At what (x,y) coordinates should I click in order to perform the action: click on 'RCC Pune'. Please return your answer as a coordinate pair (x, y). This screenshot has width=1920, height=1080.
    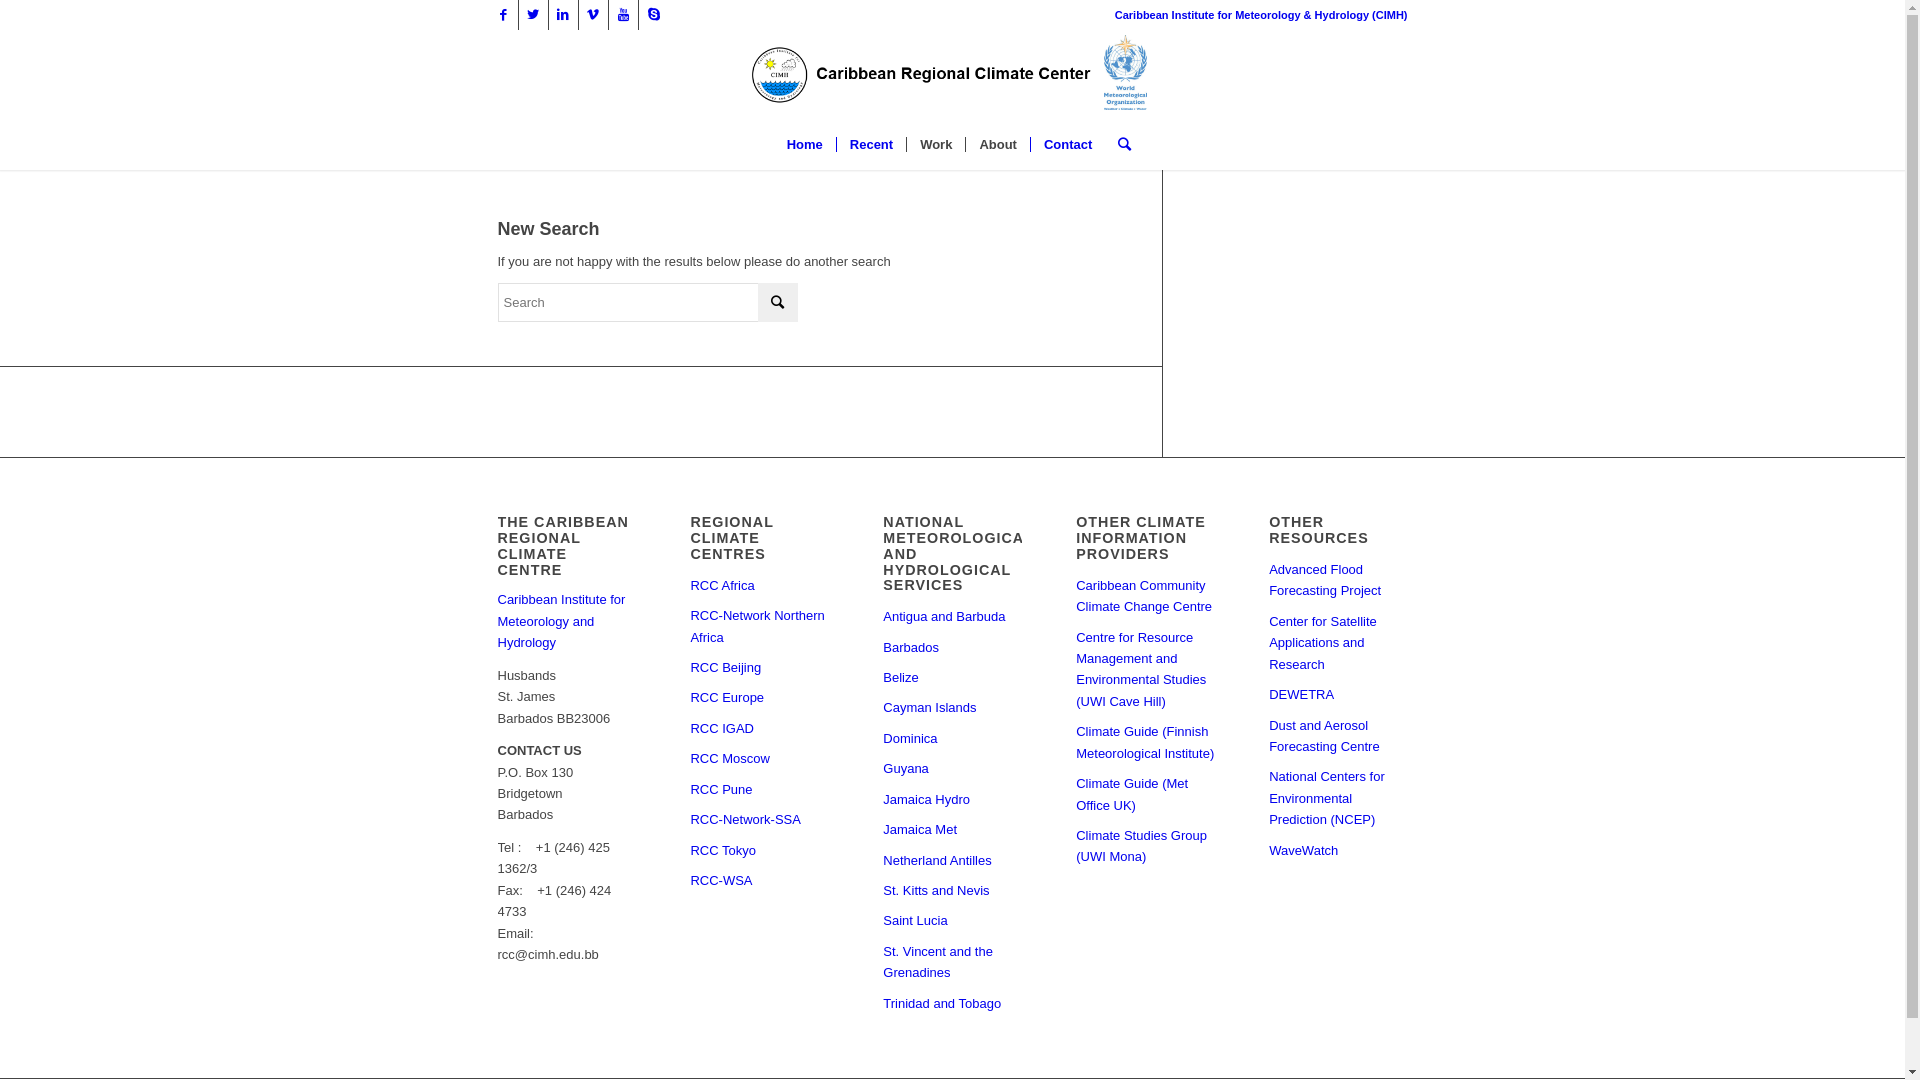
    Looking at the image, I should click on (690, 789).